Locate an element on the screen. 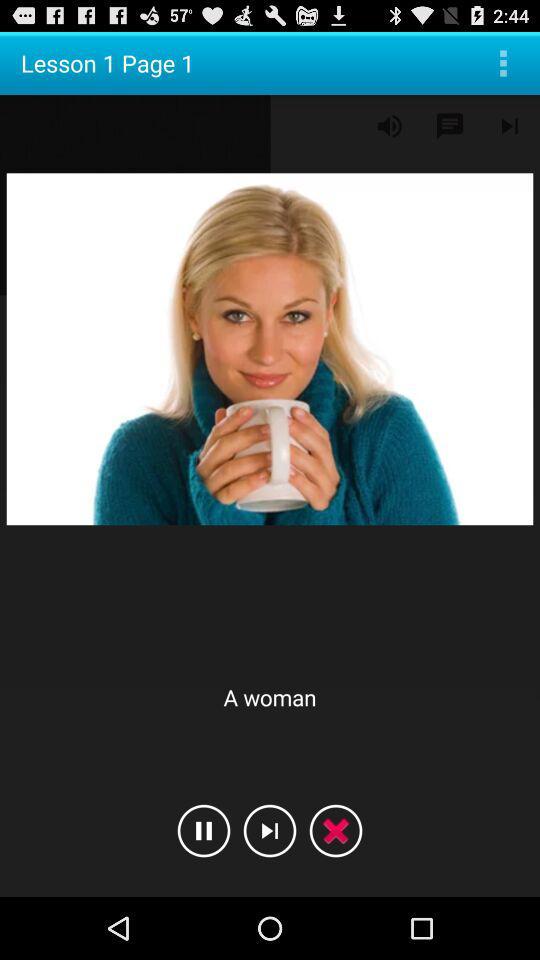 This screenshot has height=960, width=540. the close icon is located at coordinates (335, 888).